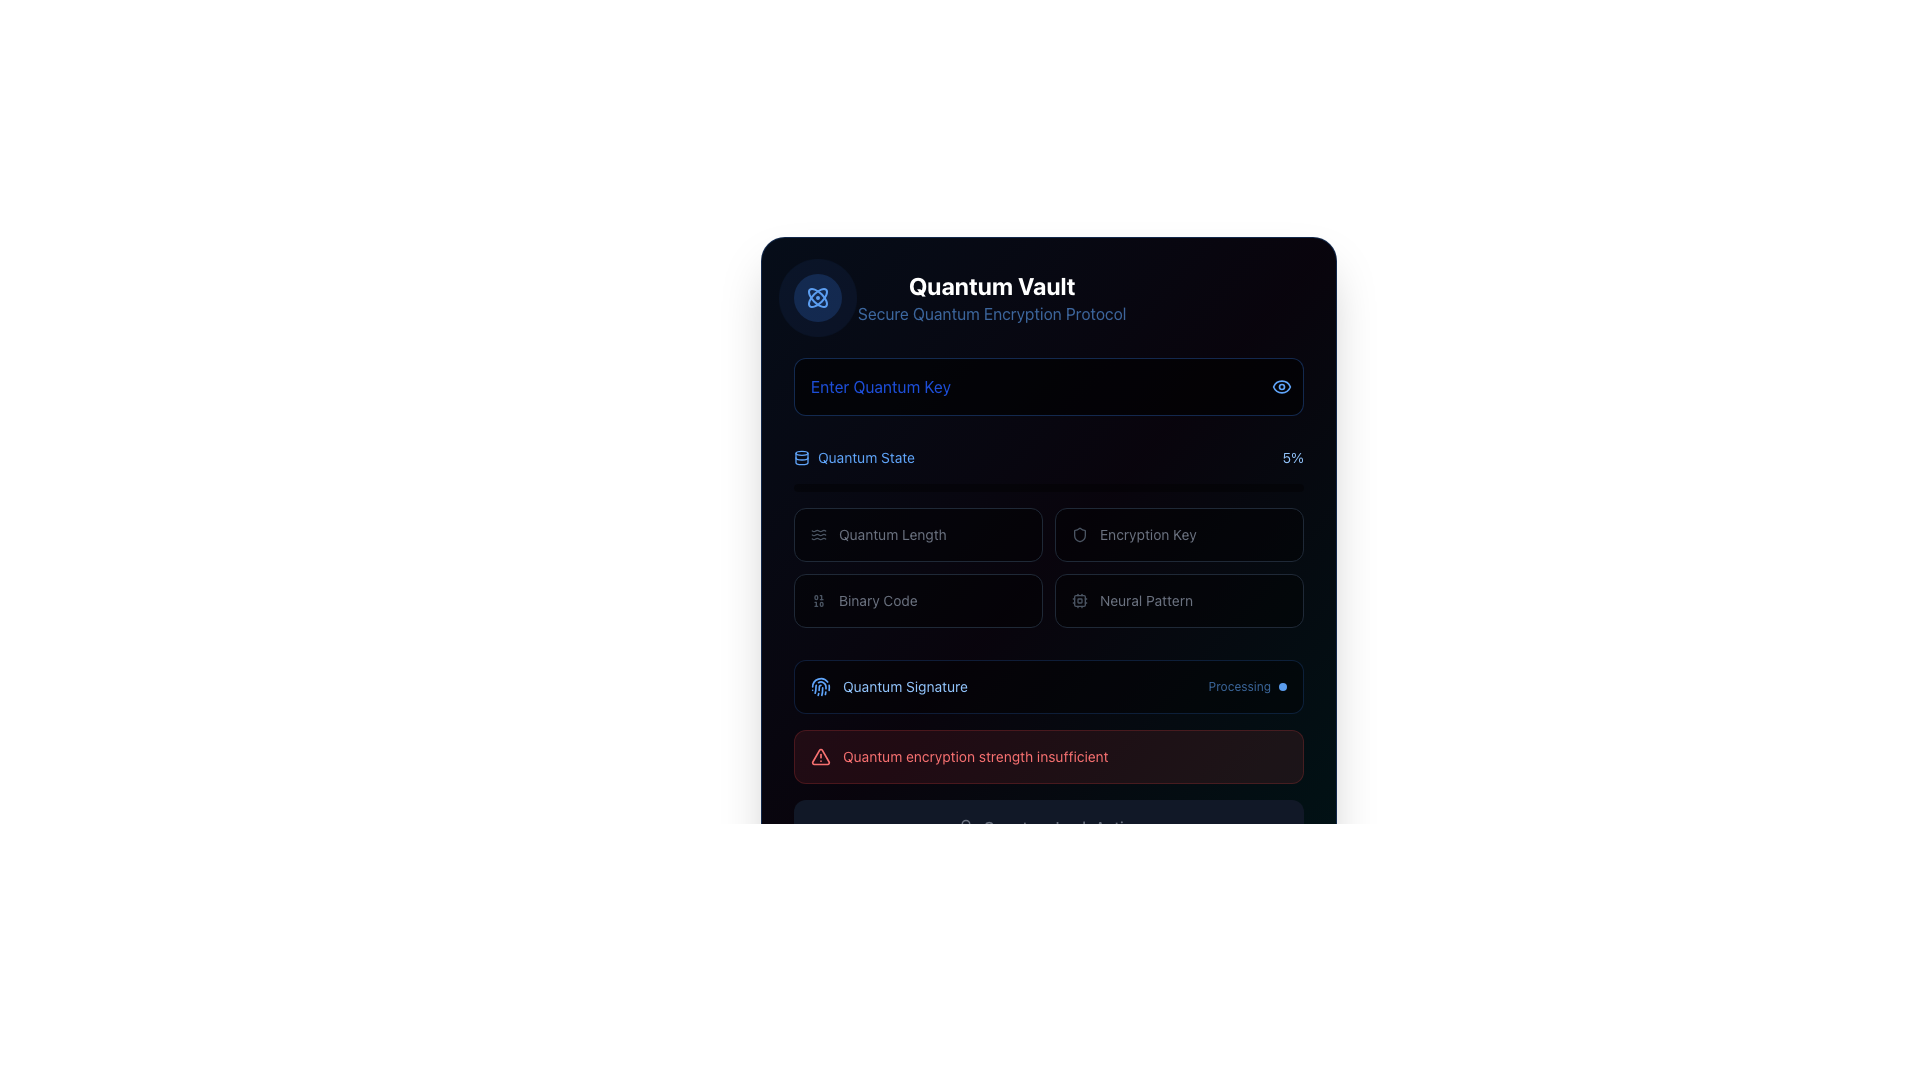  I want to click on label 'Quantum State' which is a horizontally arranged visual cluster consisting of a blue database icon on the left and the text on the right, located below the 'Enter Quantum Key' input field, so click(854, 458).